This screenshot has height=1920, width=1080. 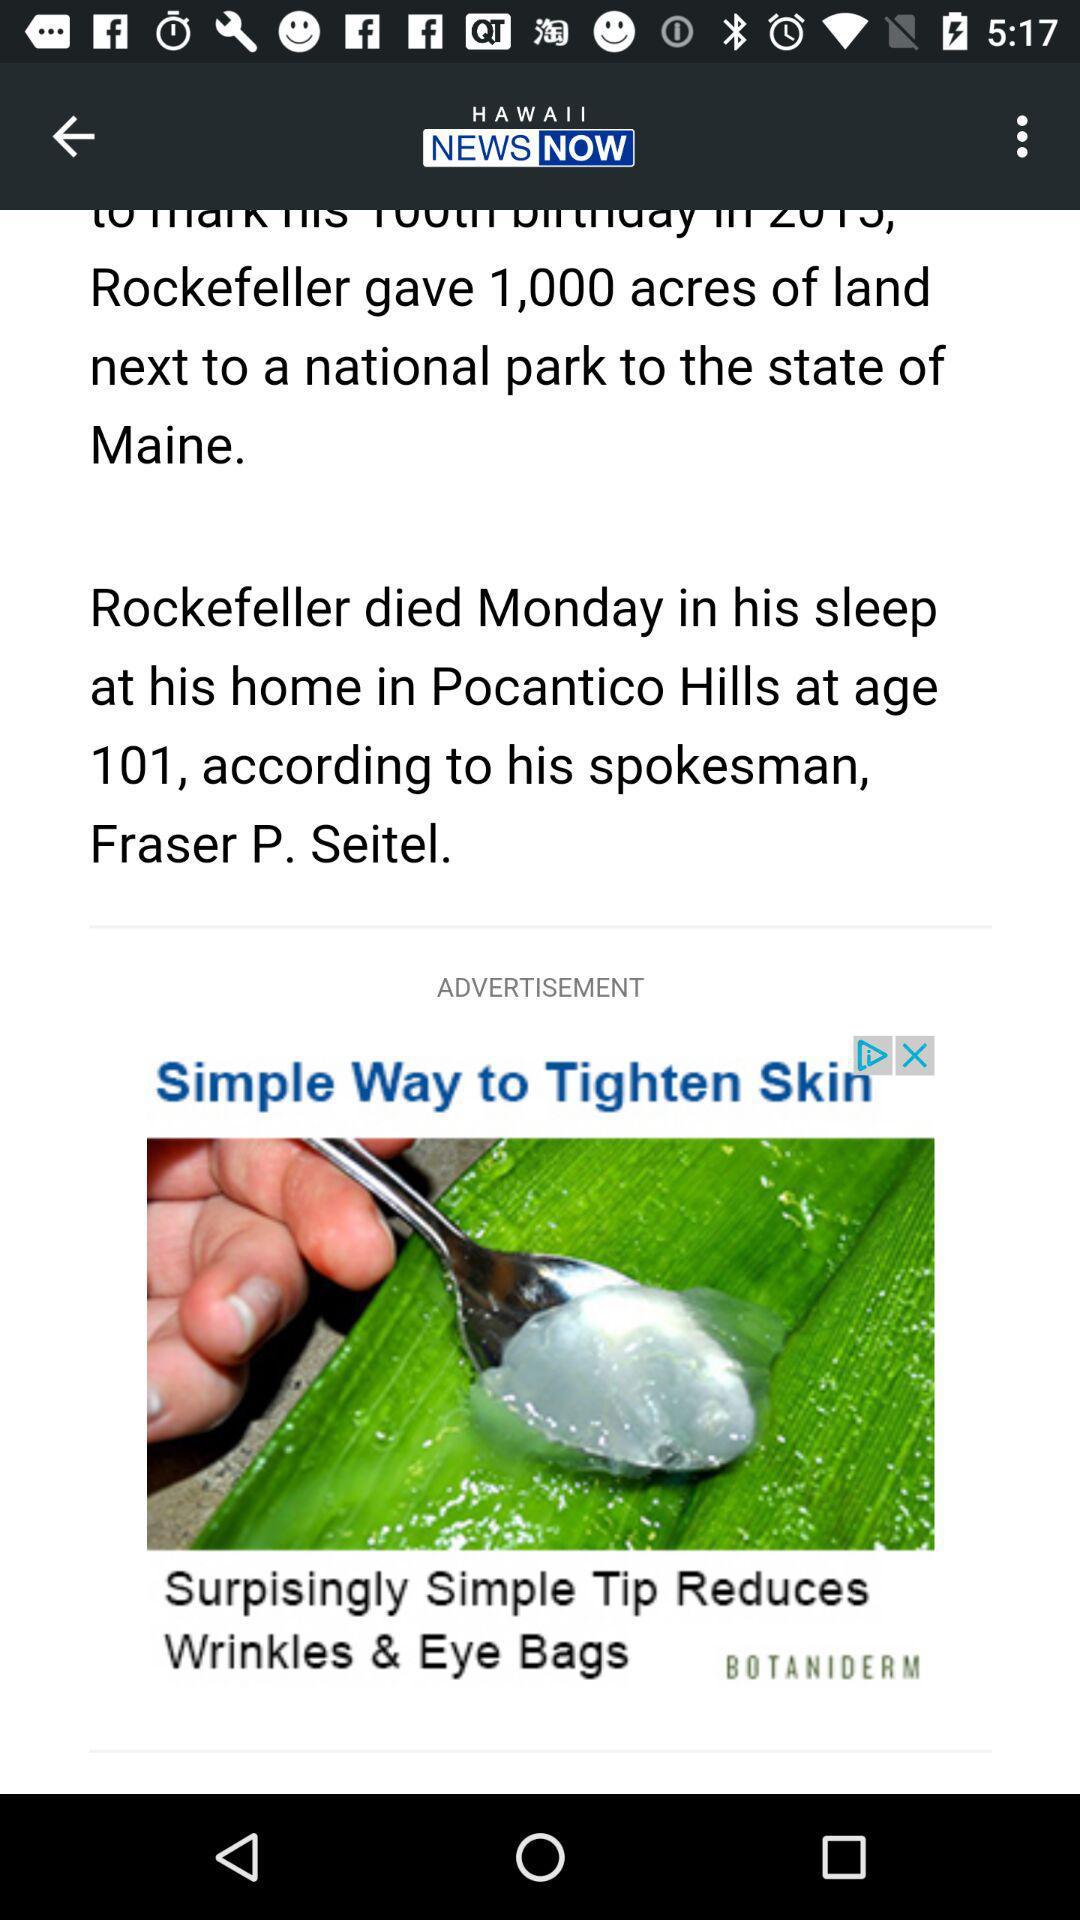 What do you see at coordinates (540, 1002) in the screenshot?
I see `adversemend` at bounding box center [540, 1002].